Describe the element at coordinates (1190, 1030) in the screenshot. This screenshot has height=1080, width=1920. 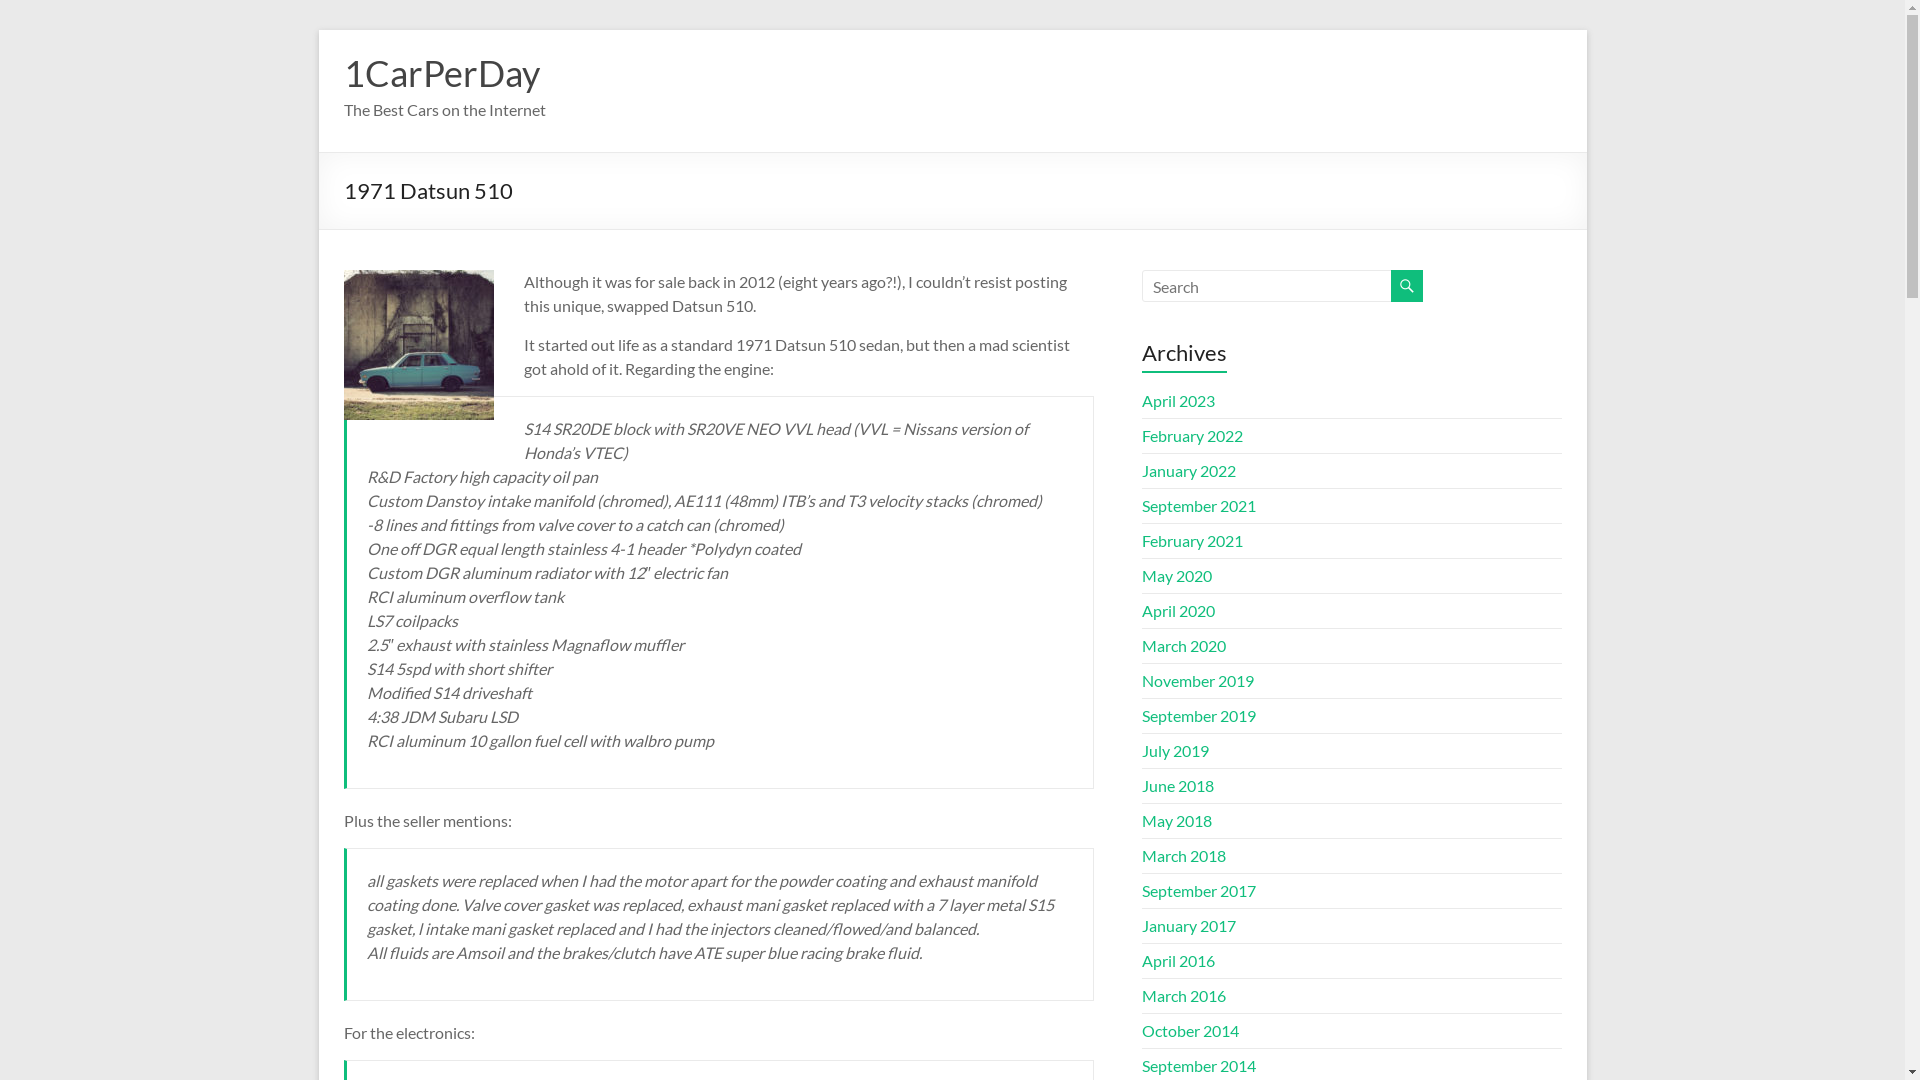
I see `'October 2014'` at that location.